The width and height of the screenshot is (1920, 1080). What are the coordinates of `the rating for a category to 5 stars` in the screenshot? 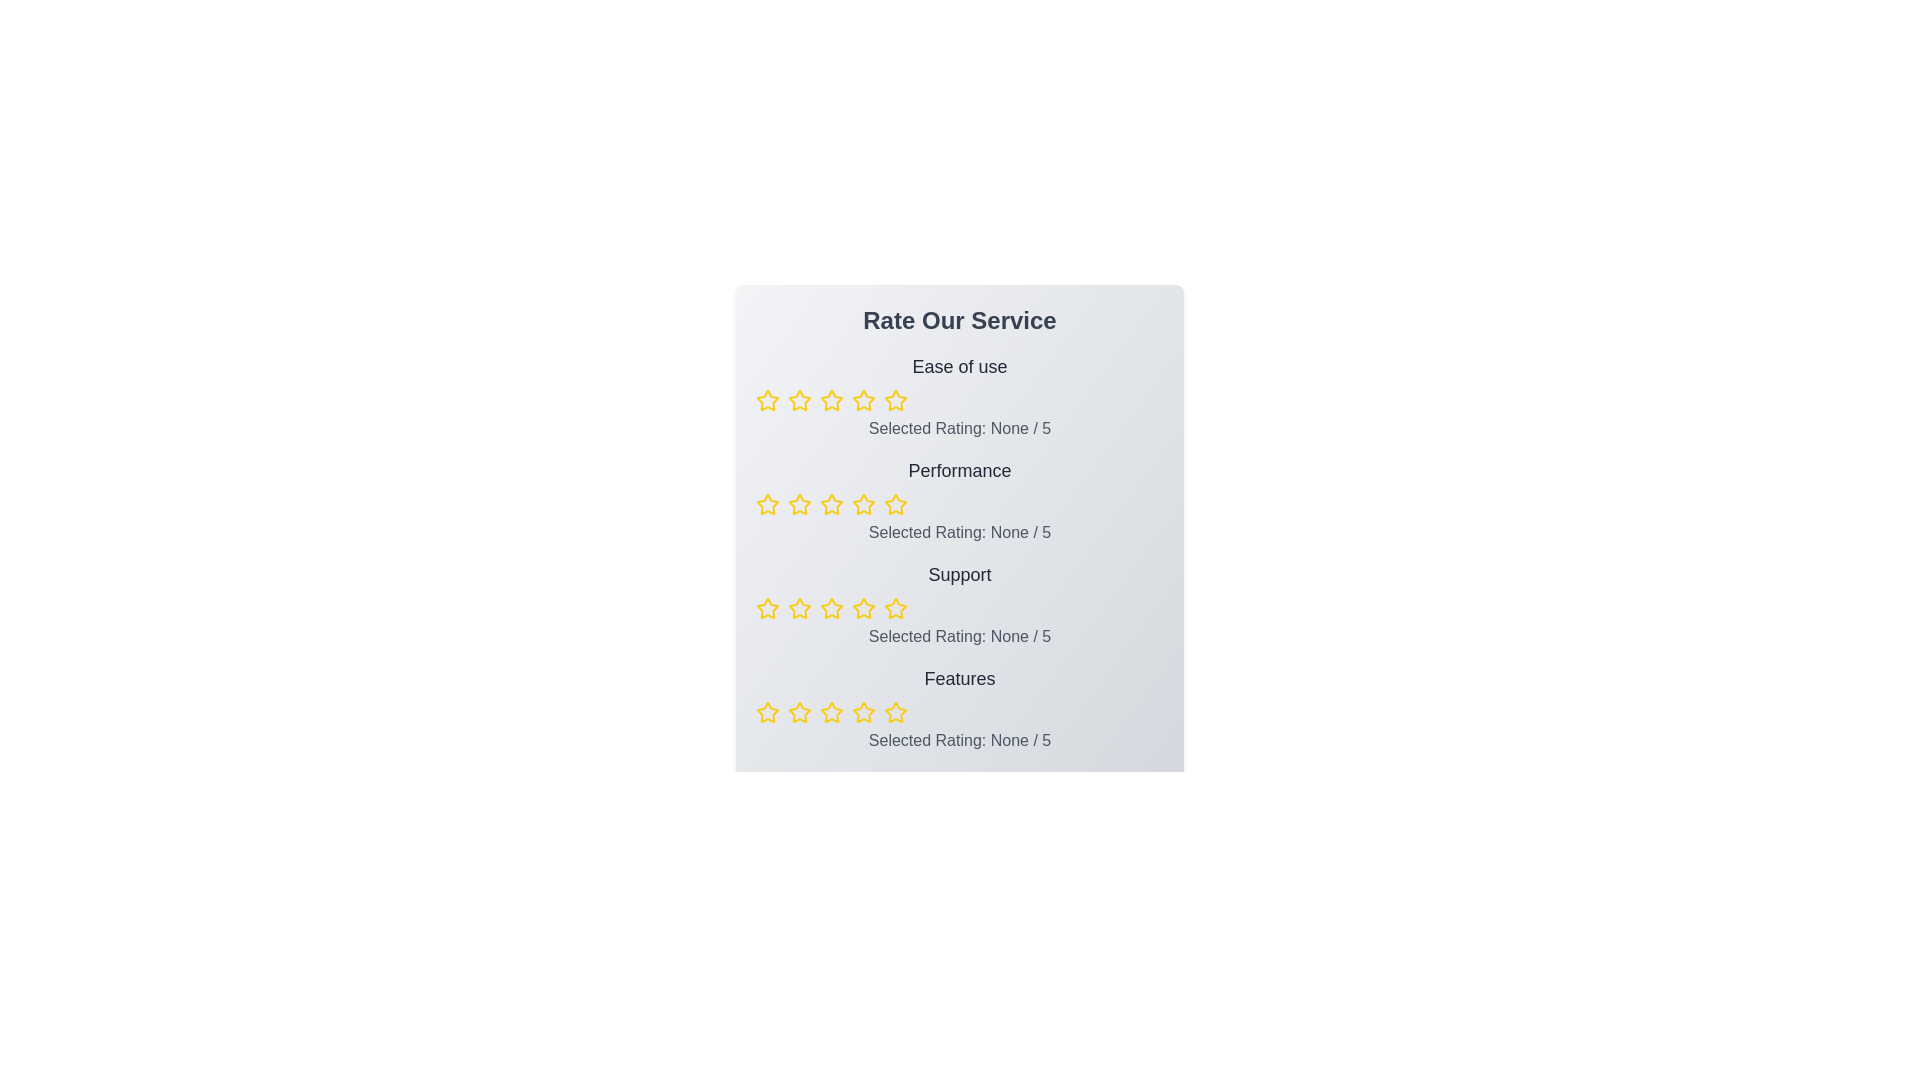 It's located at (895, 401).